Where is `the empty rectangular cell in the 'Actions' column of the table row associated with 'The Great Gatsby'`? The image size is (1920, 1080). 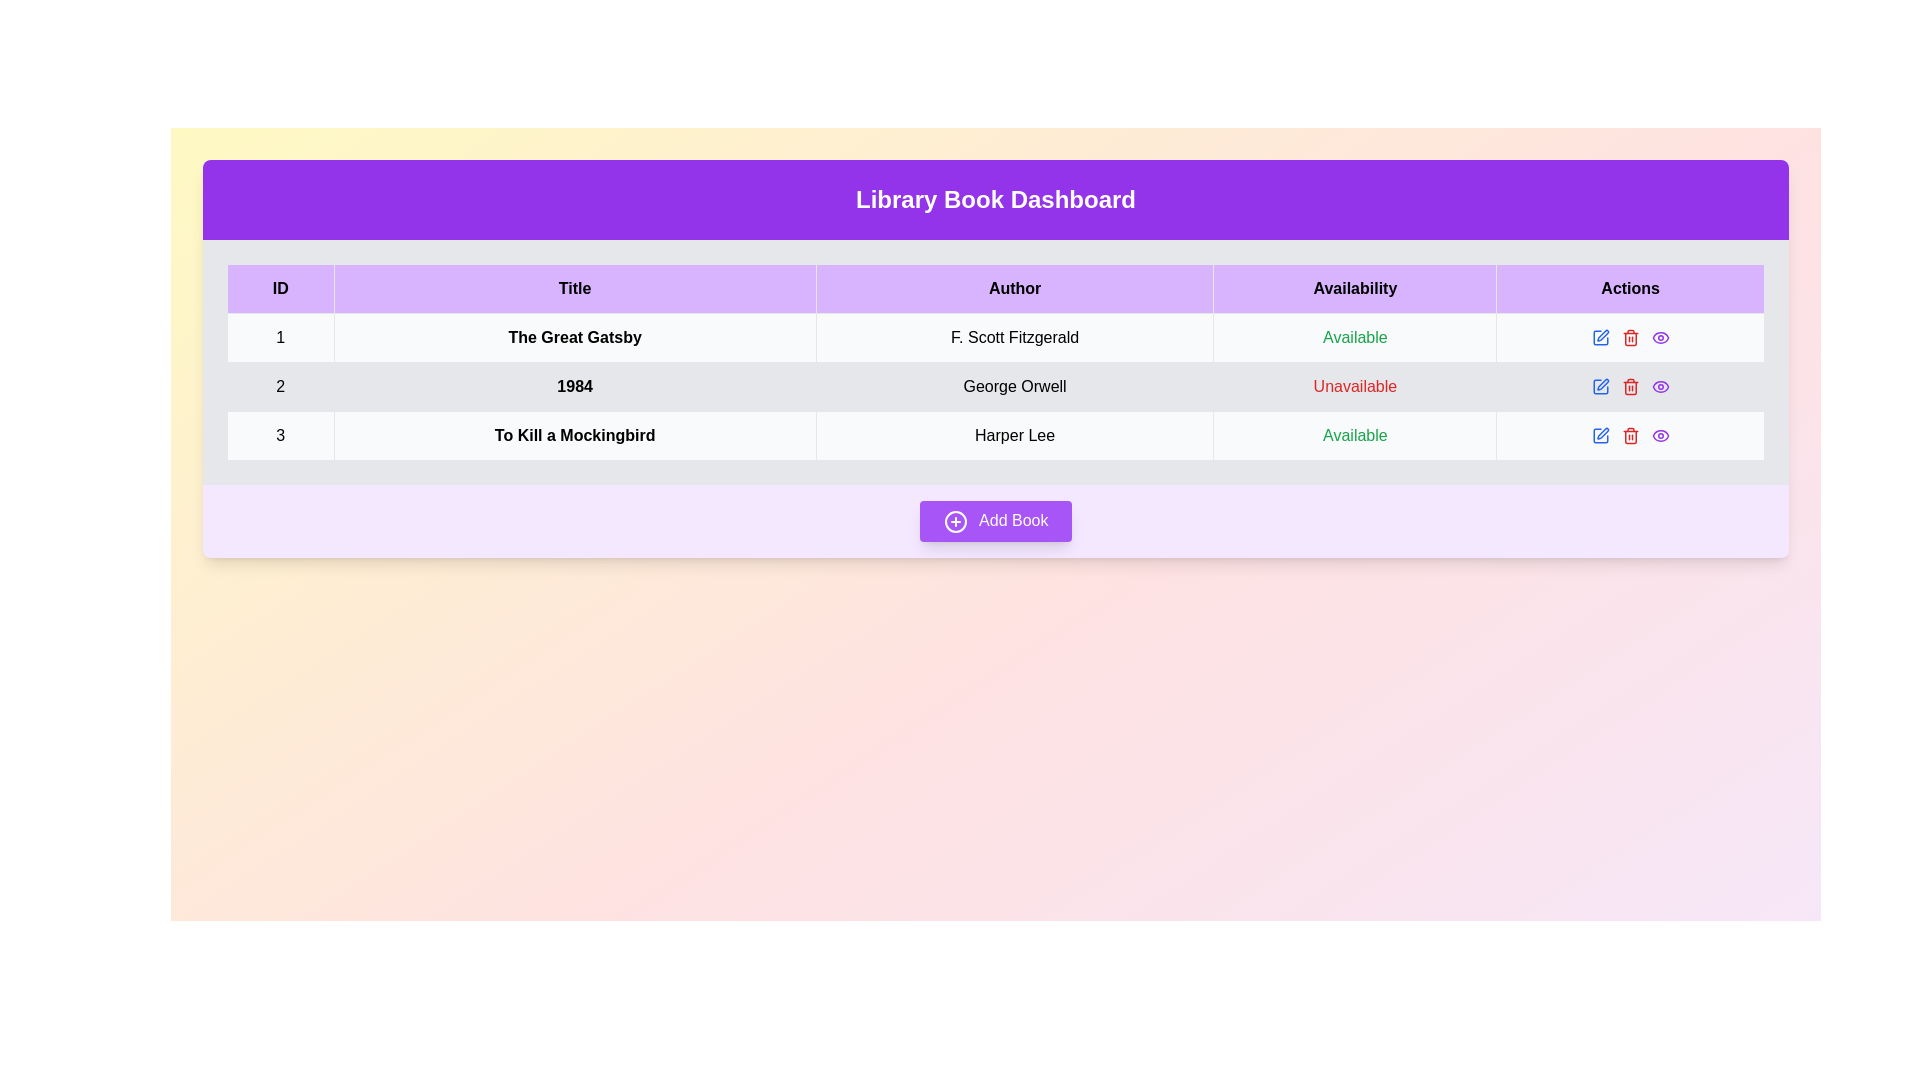 the empty rectangular cell in the 'Actions' column of the table row associated with 'The Great Gatsby' is located at coordinates (1630, 337).